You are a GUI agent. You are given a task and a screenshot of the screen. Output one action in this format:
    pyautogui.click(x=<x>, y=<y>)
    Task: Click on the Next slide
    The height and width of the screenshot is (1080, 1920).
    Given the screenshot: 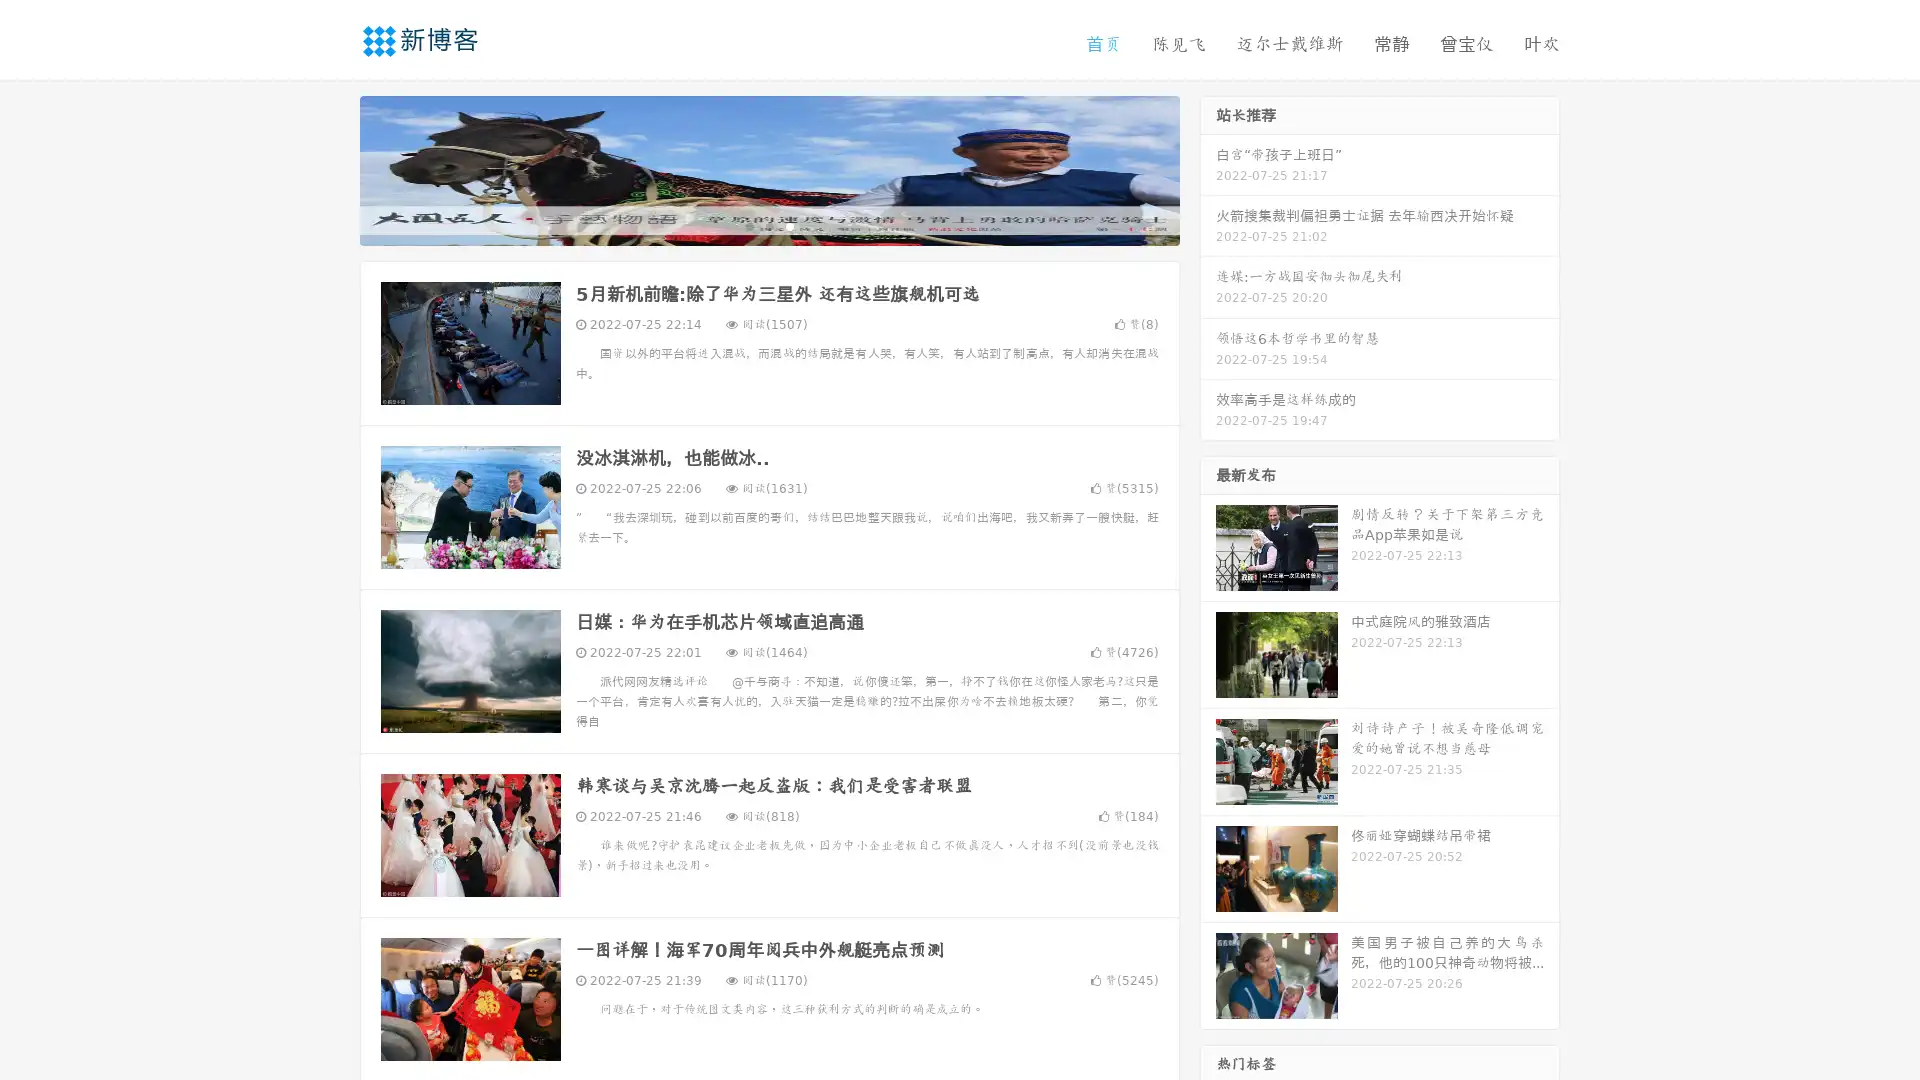 What is the action you would take?
    pyautogui.click(x=1208, y=168)
    